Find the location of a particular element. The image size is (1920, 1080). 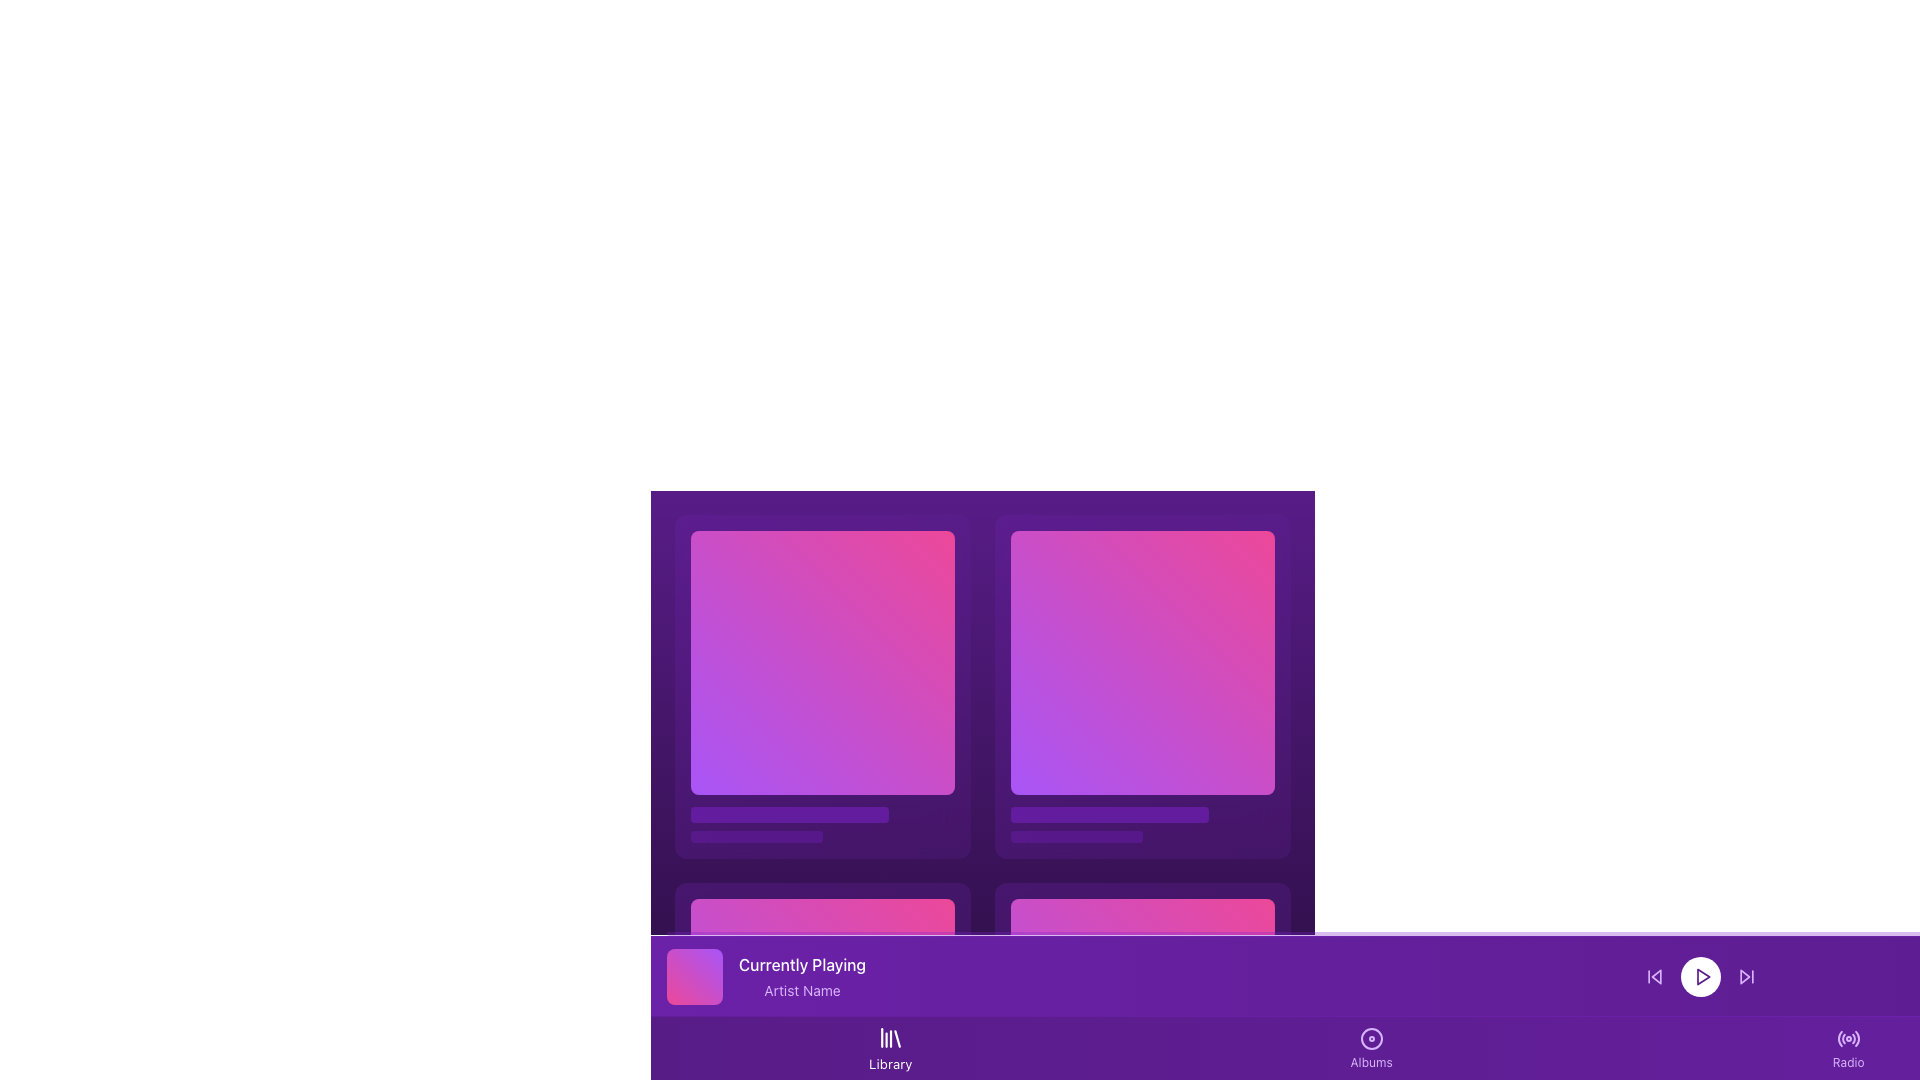

the 'Library' button in the bottom navigation bar is located at coordinates (889, 1047).